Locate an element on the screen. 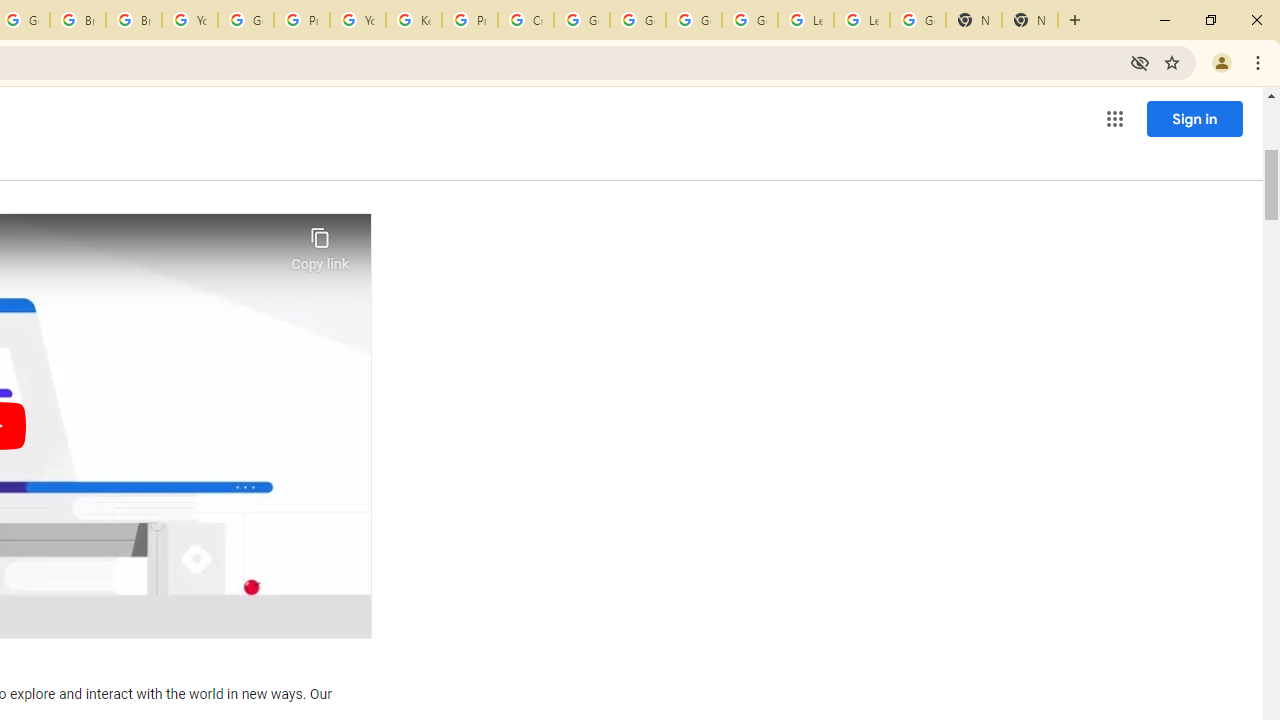  'Create your Google Account' is located at coordinates (526, 20).